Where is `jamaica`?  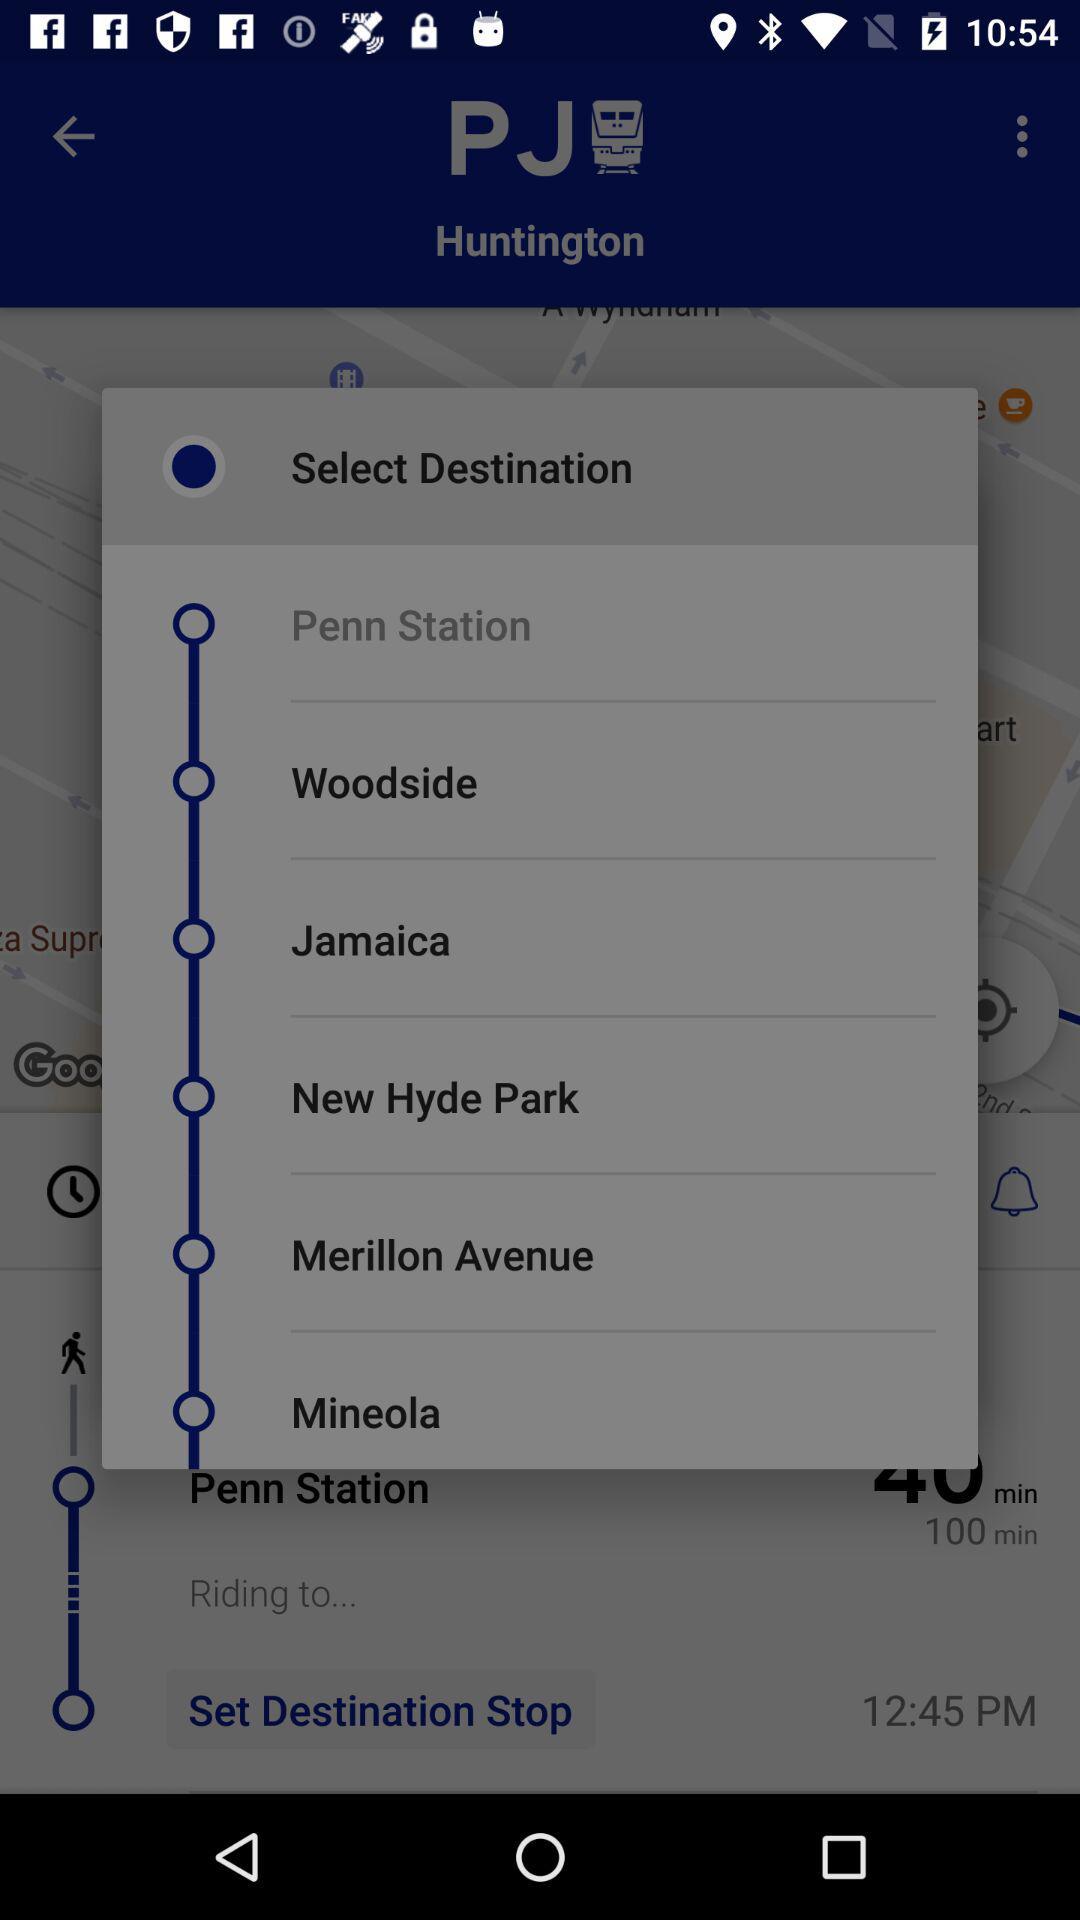
jamaica is located at coordinates (370, 938).